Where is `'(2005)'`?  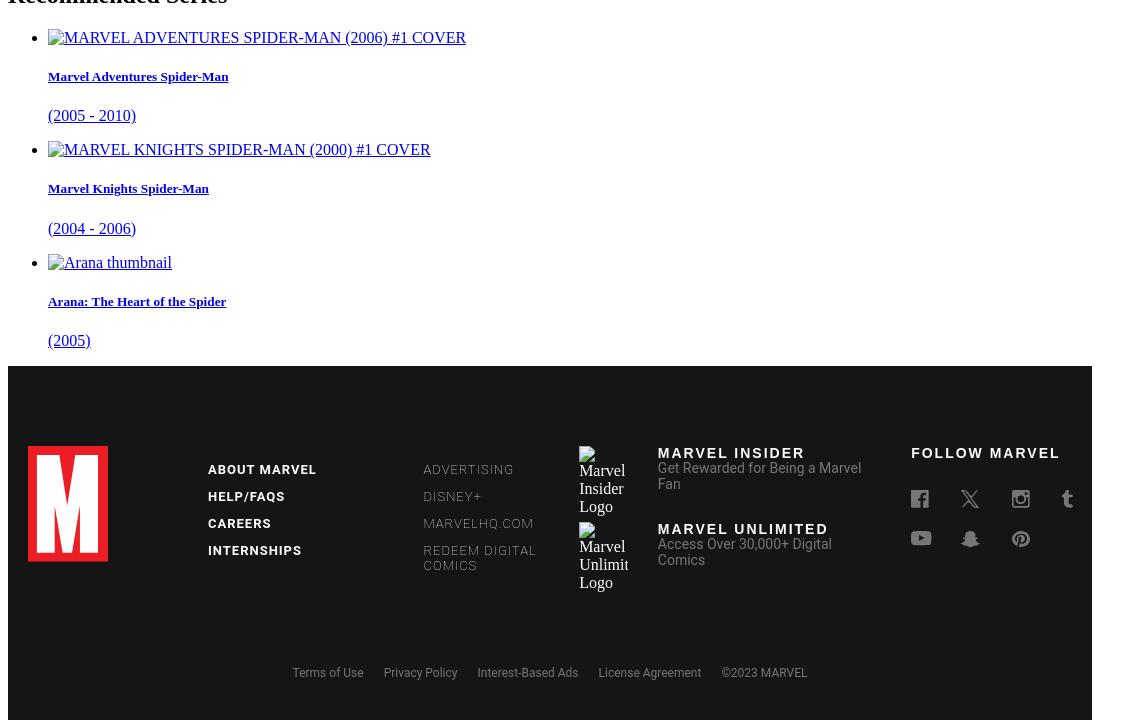
'(2005)' is located at coordinates (69, 339).